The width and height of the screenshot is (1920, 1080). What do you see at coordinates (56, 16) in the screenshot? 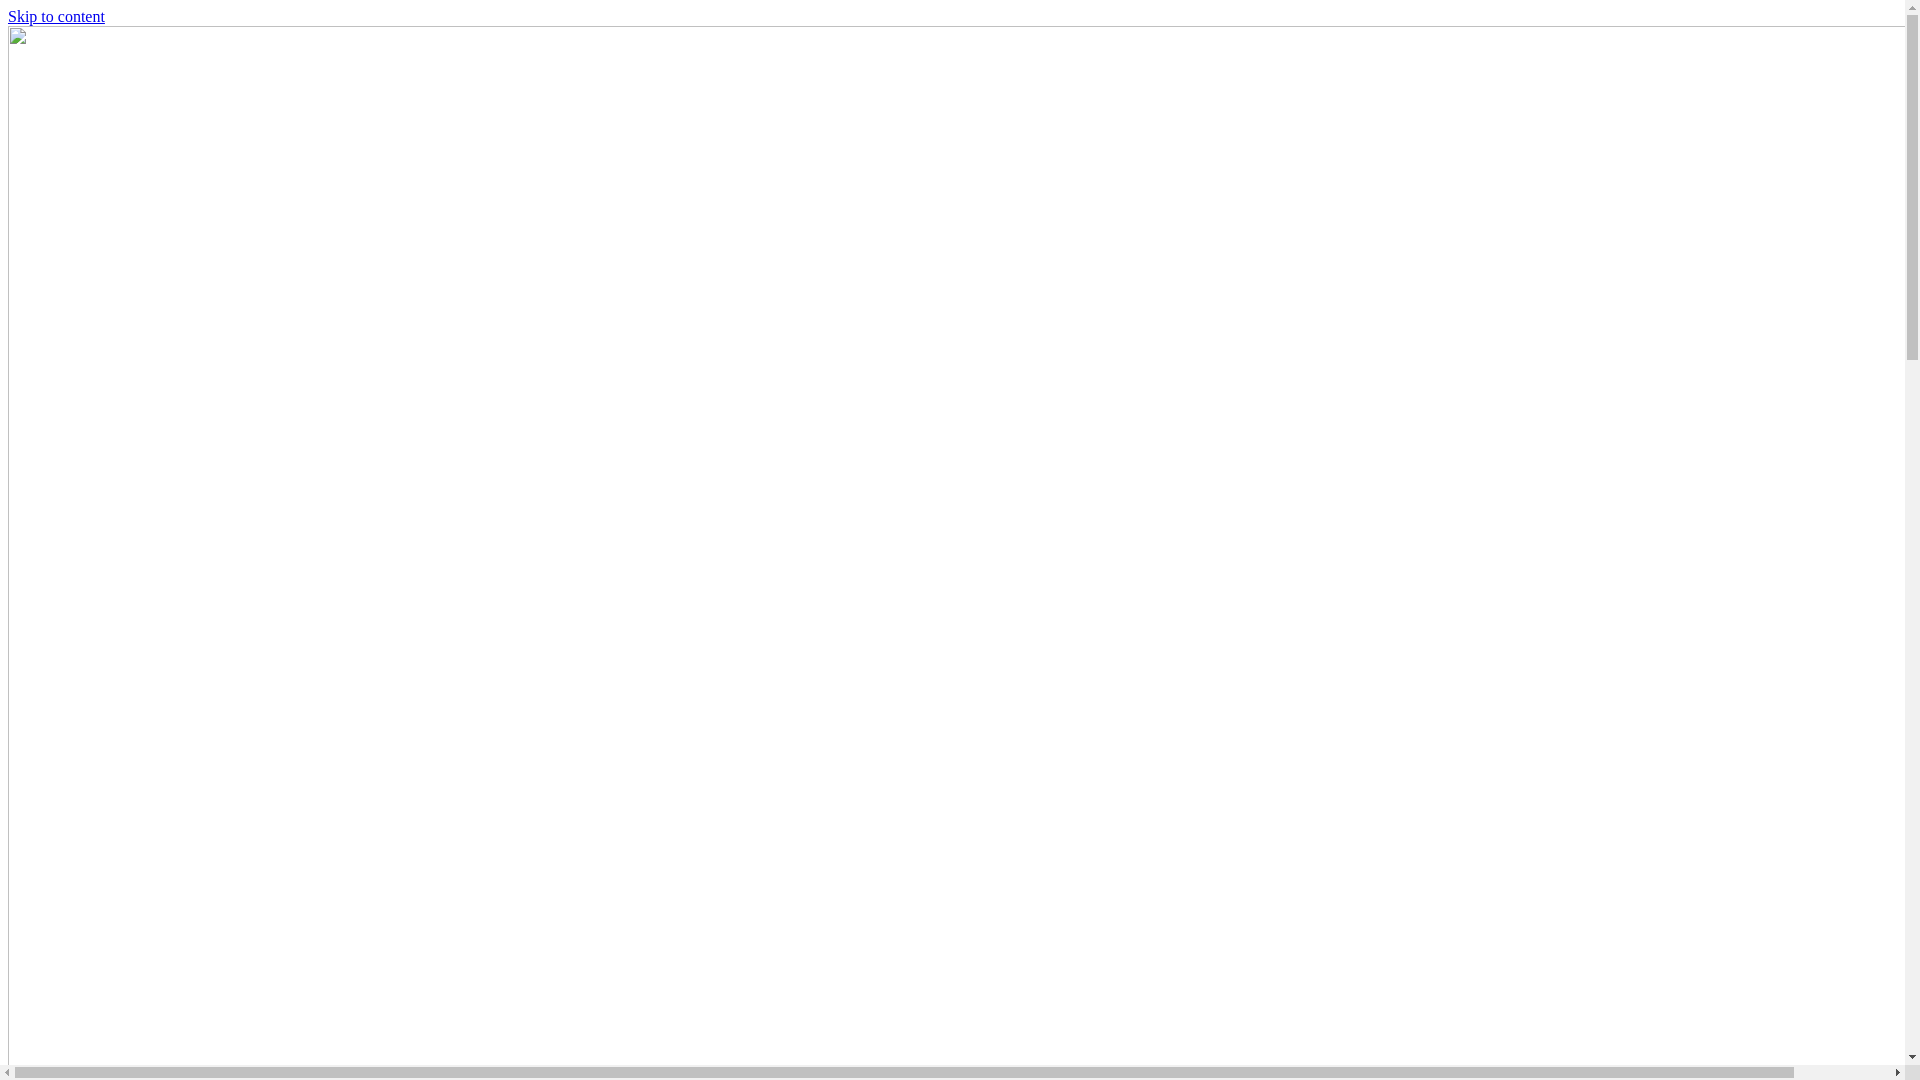
I see `'Skip to content'` at bounding box center [56, 16].